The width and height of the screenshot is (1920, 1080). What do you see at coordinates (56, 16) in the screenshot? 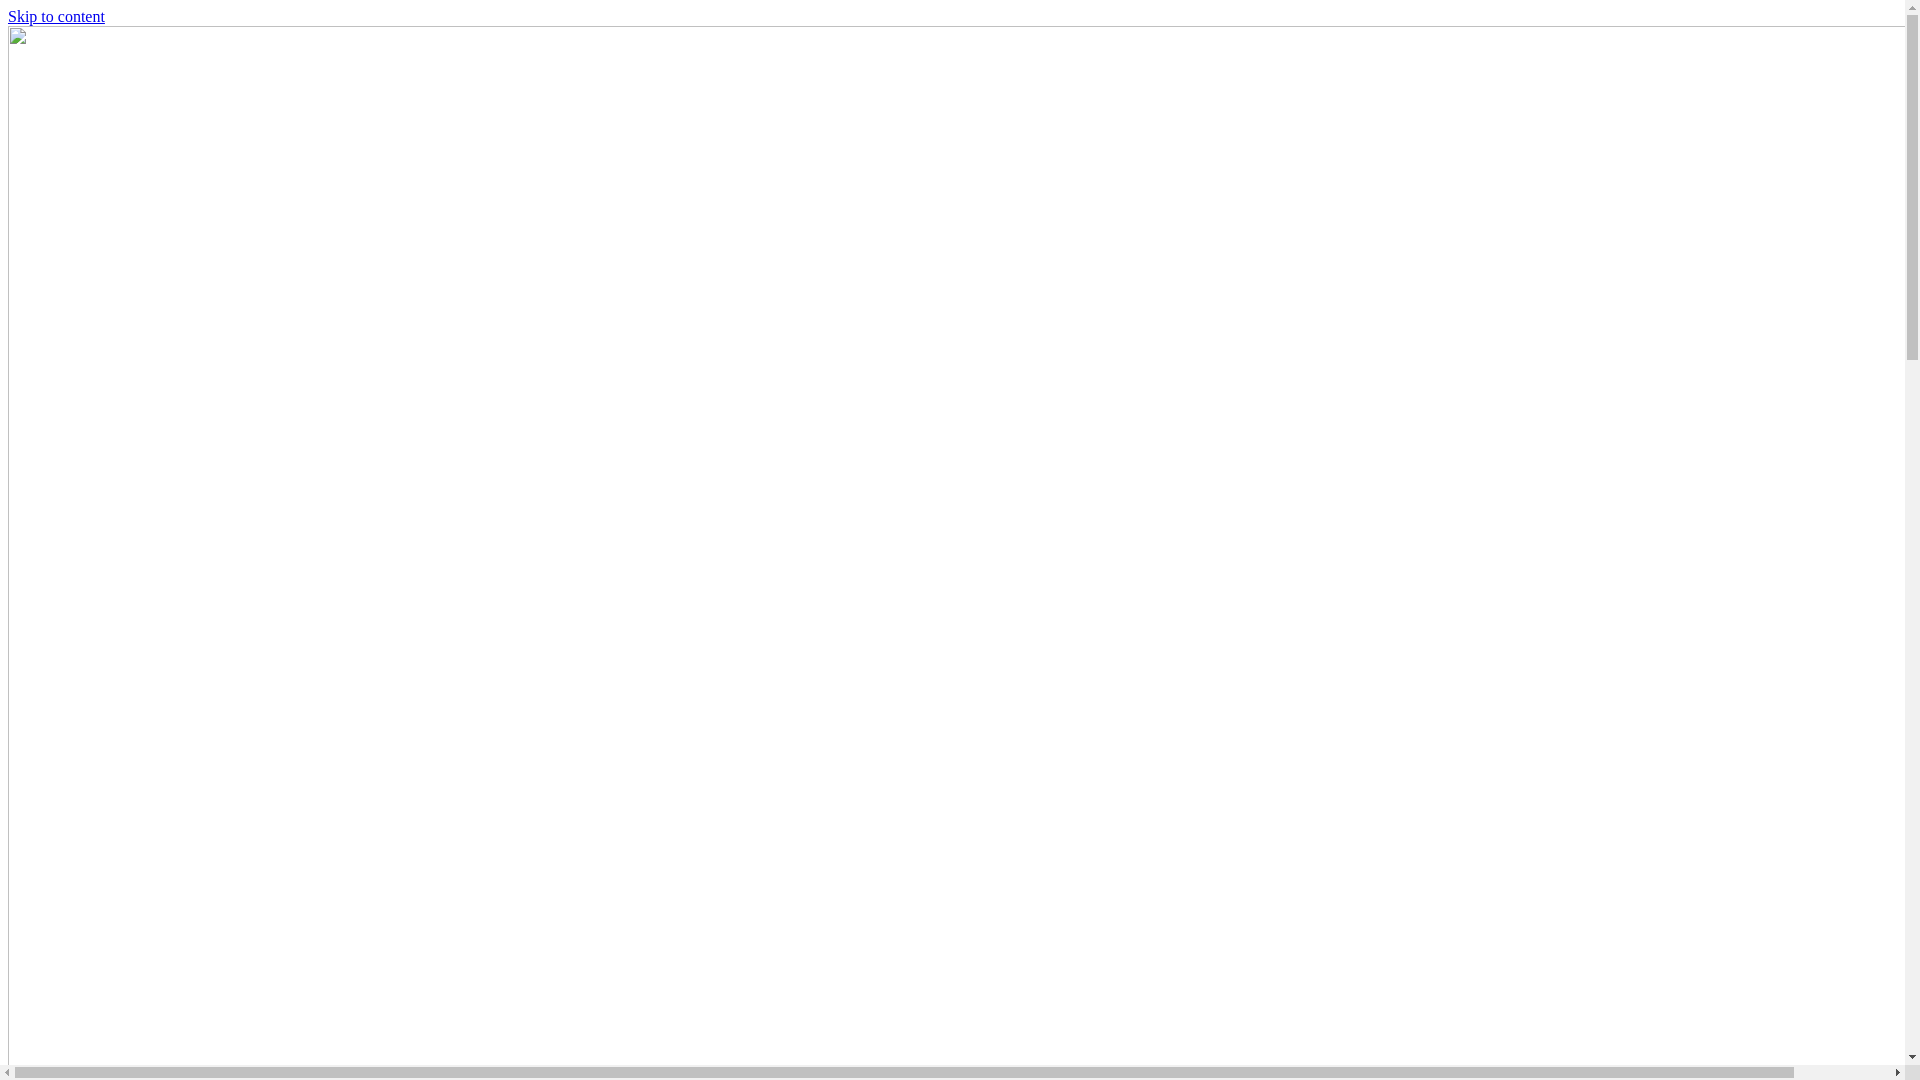
I see `'Skip to content'` at bounding box center [56, 16].